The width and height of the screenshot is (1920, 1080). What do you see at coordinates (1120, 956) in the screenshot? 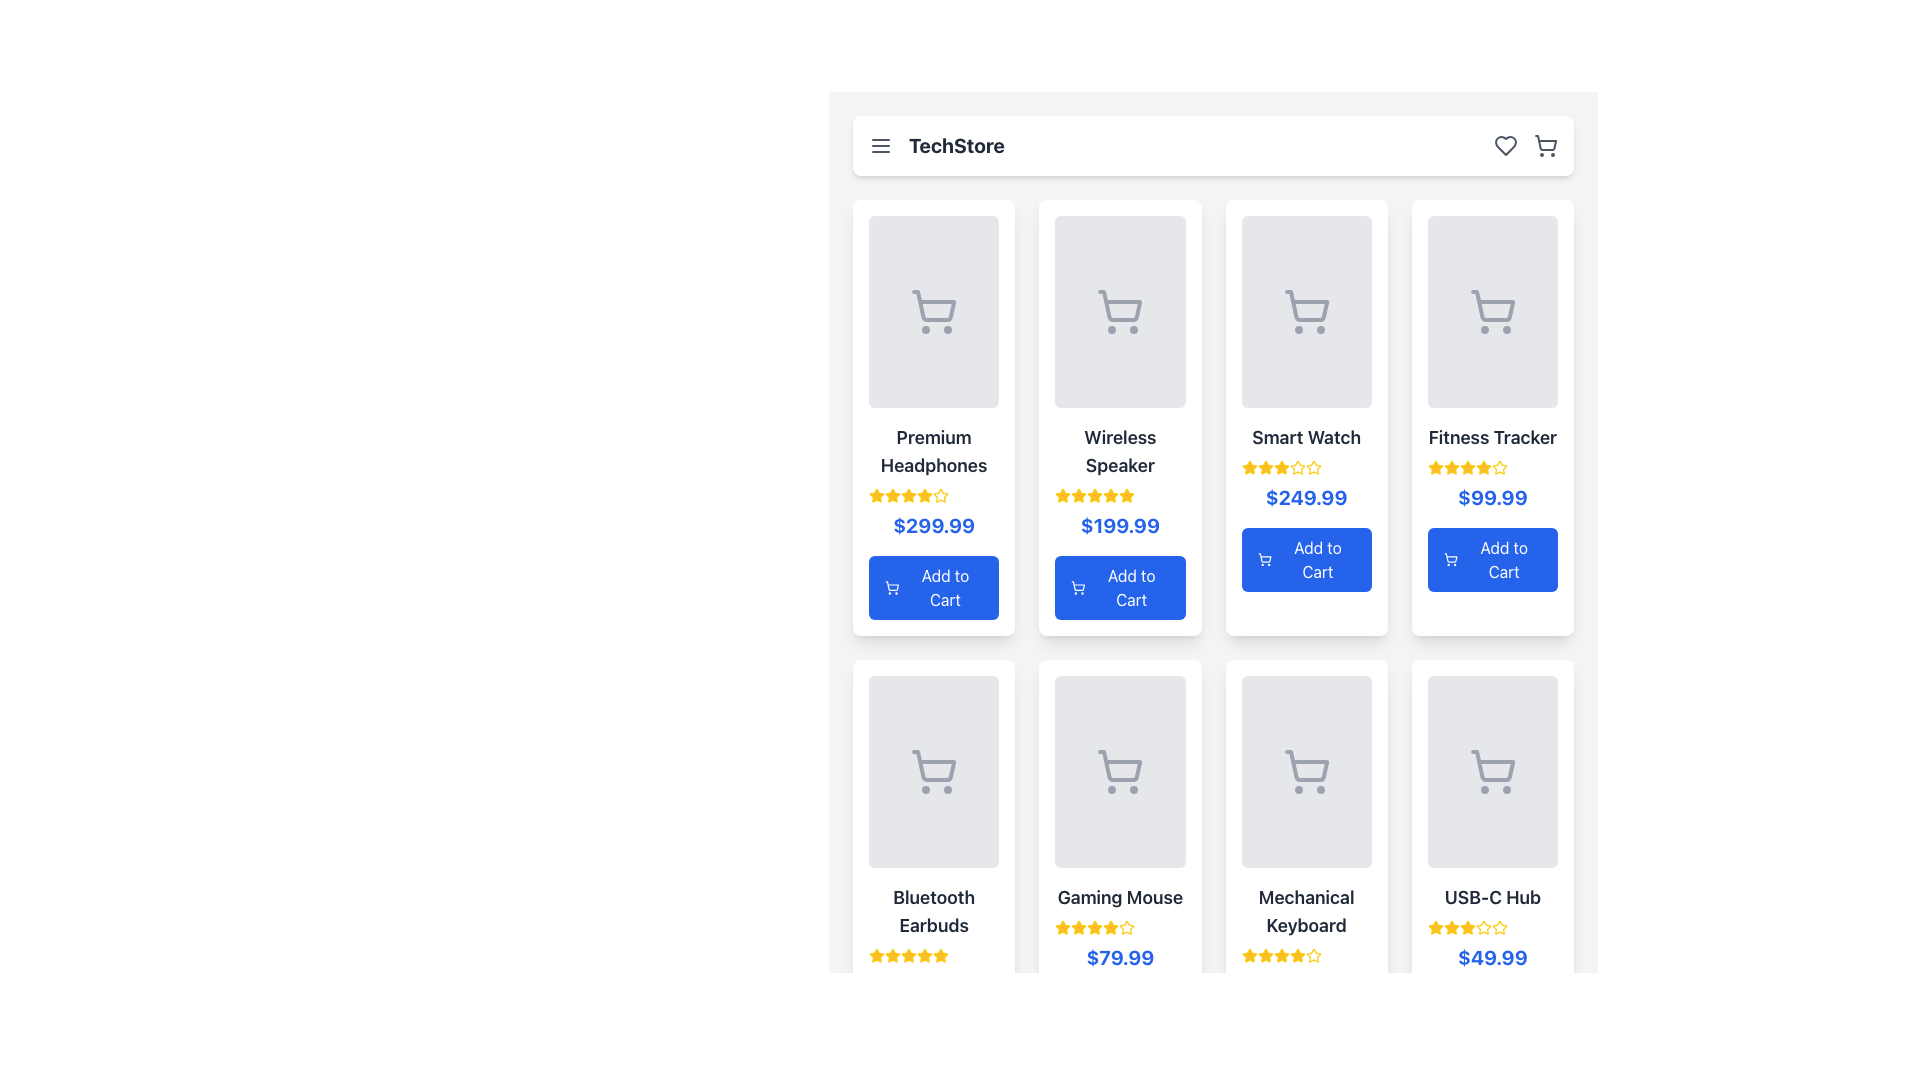
I see `the static text displaying the price '$79.99', which is styled with a bold, extra large font in blue color, located below 'Gaming Mouse' and above the 'Add to Cart' button` at bounding box center [1120, 956].